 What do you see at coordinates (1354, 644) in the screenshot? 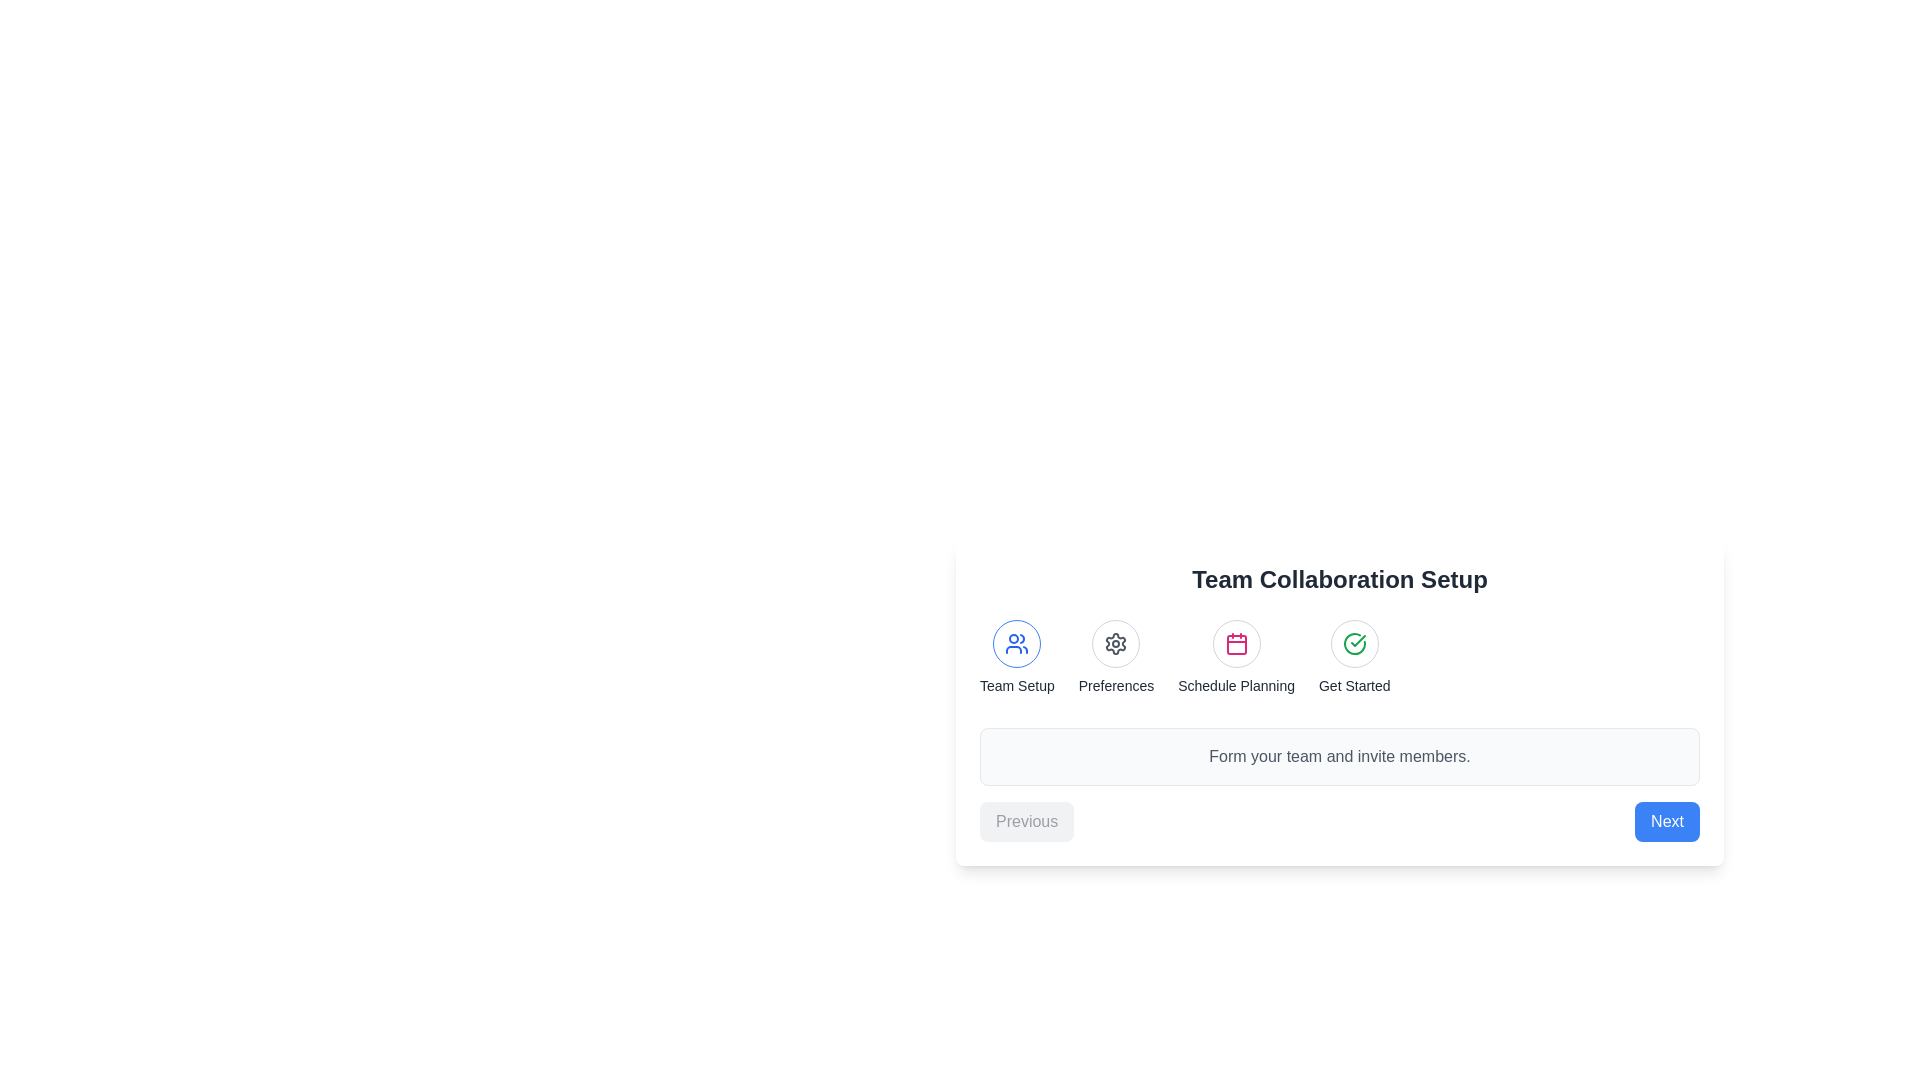
I see `SVG properties of the decorative element that emphasizes a positive status, located under the 'Get Started' text and positioned within the circular icon` at bounding box center [1354, 644].